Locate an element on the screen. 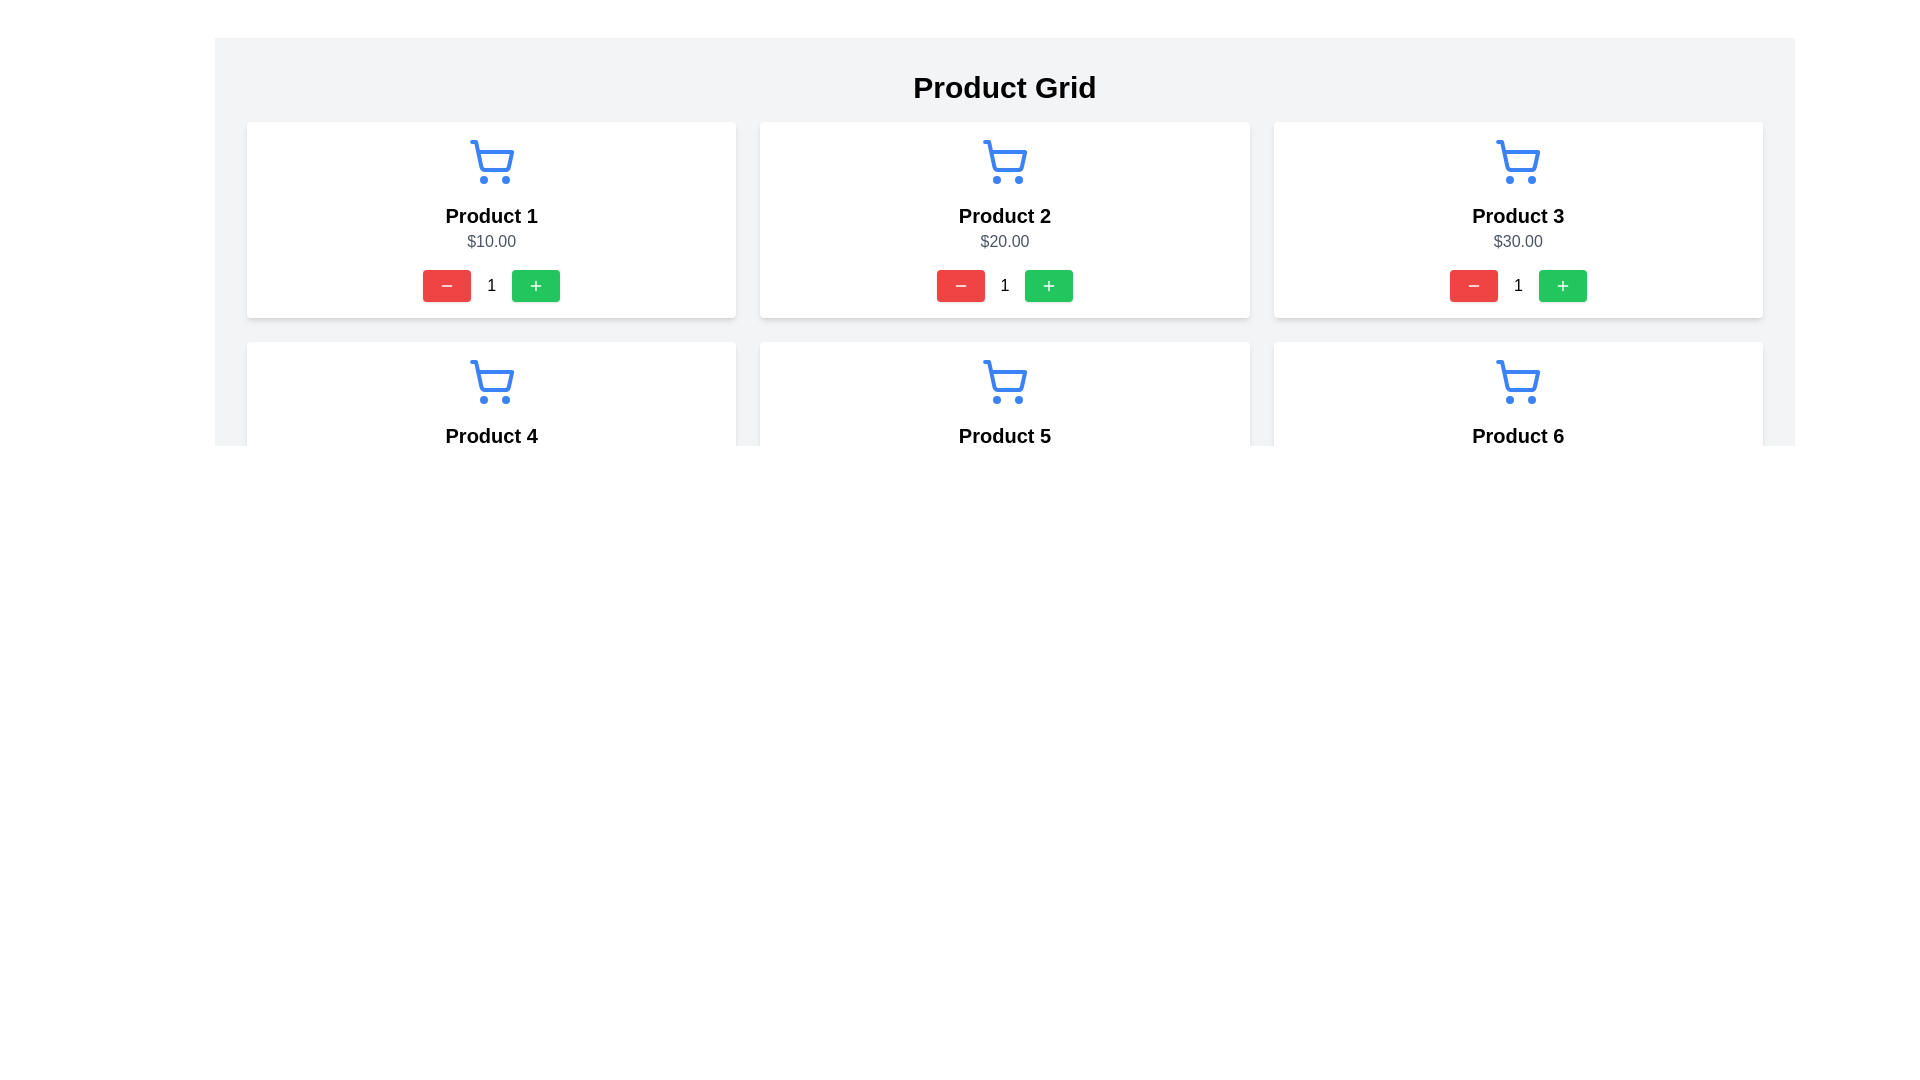 The image size is (1920, 1080). the blue shopping cart icon located above the text 'Product 3' and '$30.00' is located at coordinates (1518, 155).